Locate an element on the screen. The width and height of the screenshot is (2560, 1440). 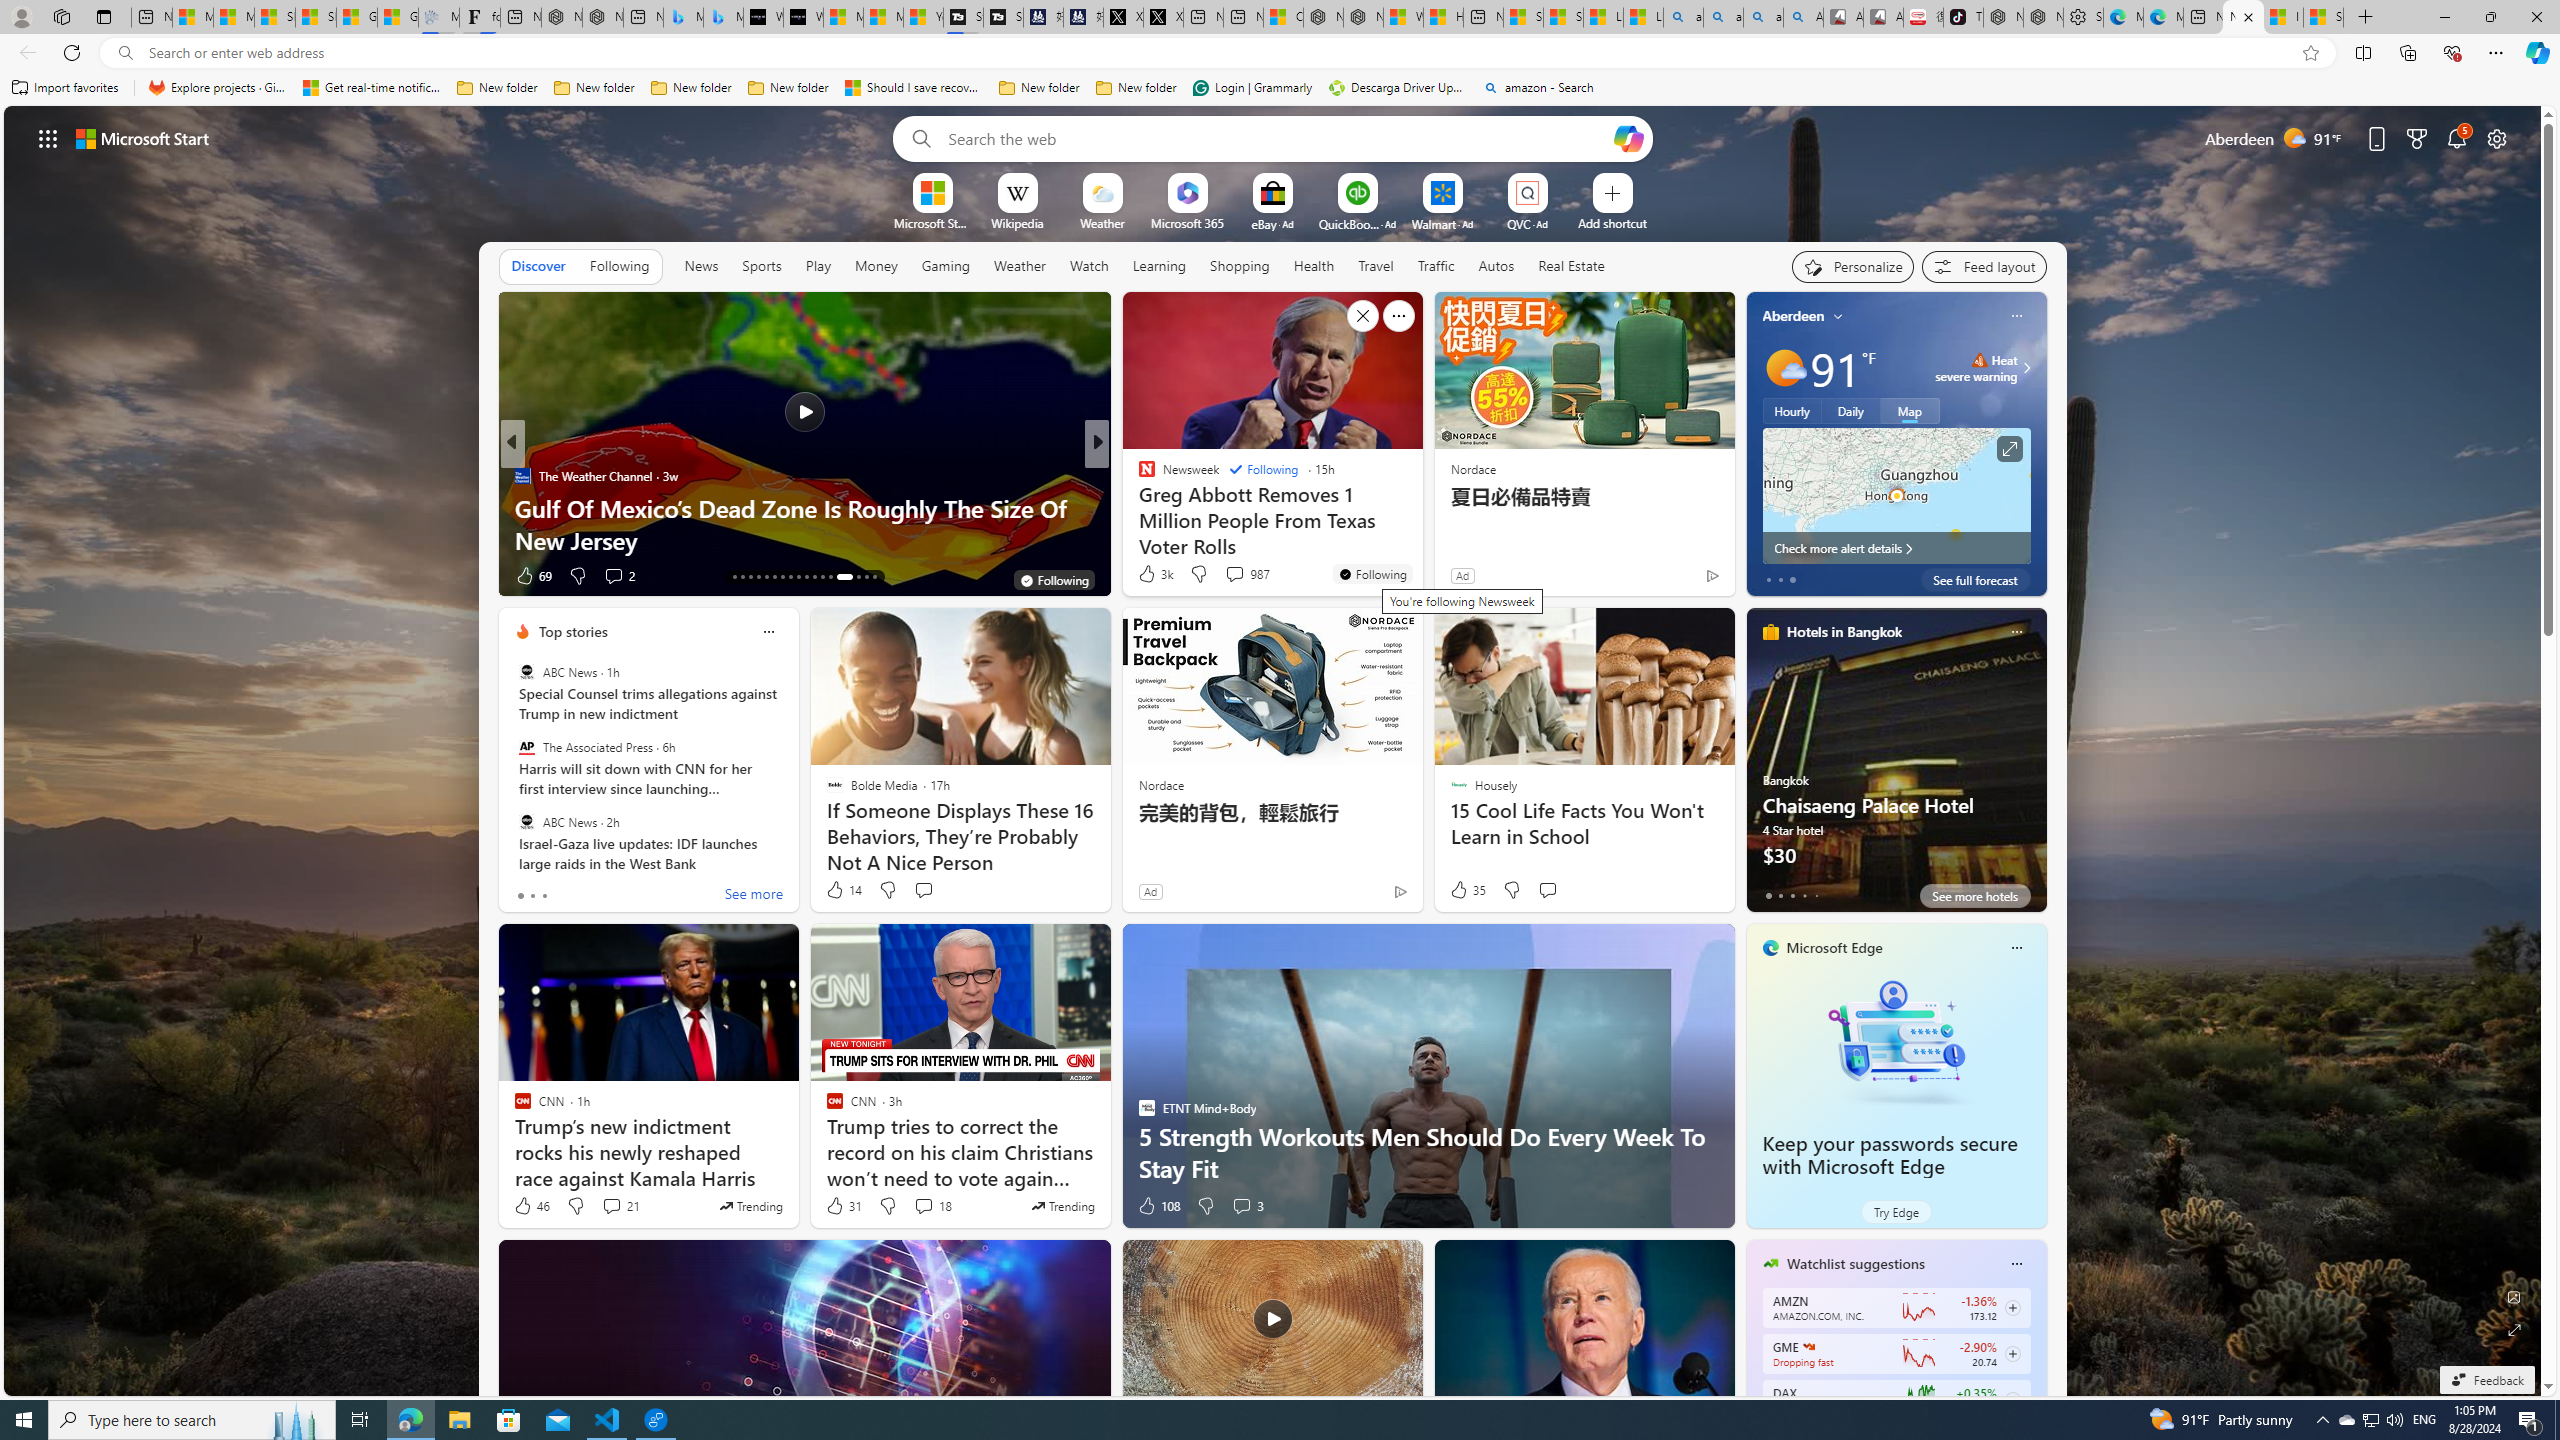
'AutomationID: tab-23' is located at coordinates (814, 577).